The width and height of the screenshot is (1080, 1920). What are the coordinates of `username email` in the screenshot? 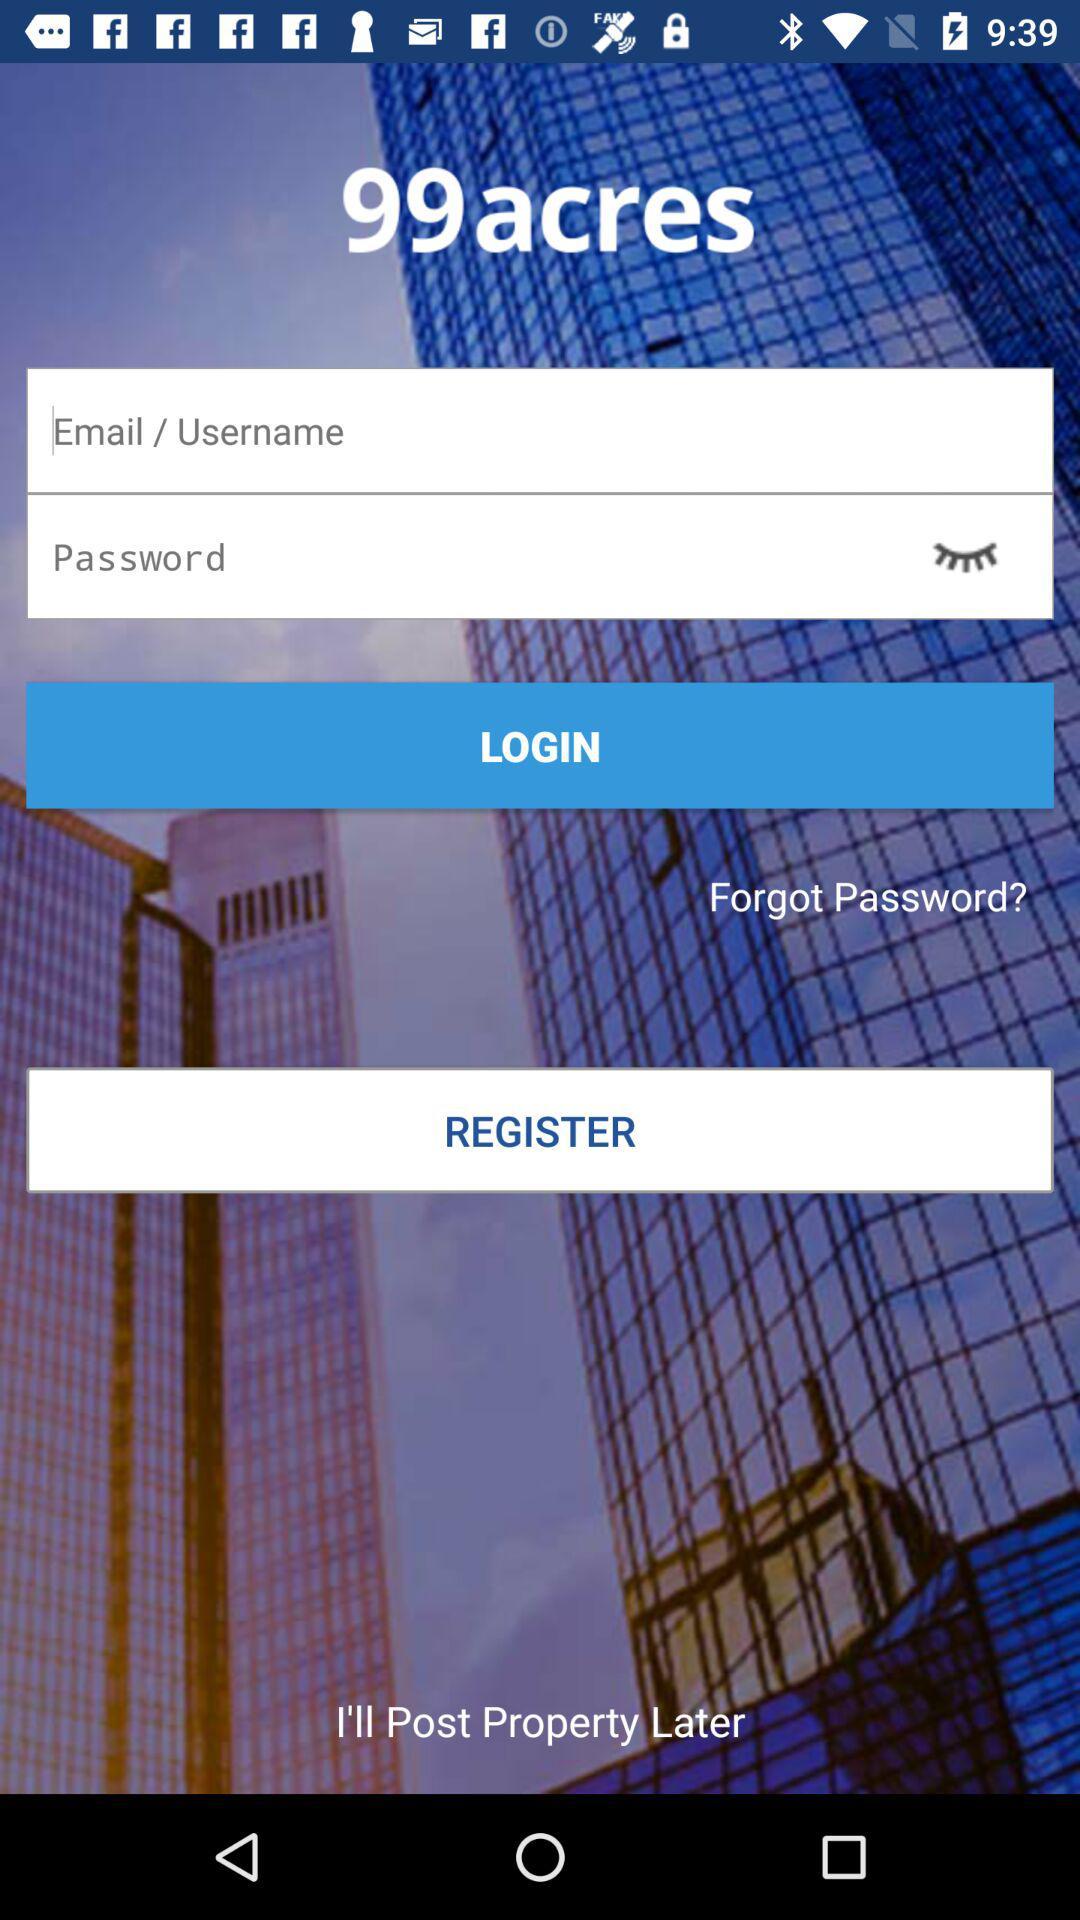 It's located at (540, 429).